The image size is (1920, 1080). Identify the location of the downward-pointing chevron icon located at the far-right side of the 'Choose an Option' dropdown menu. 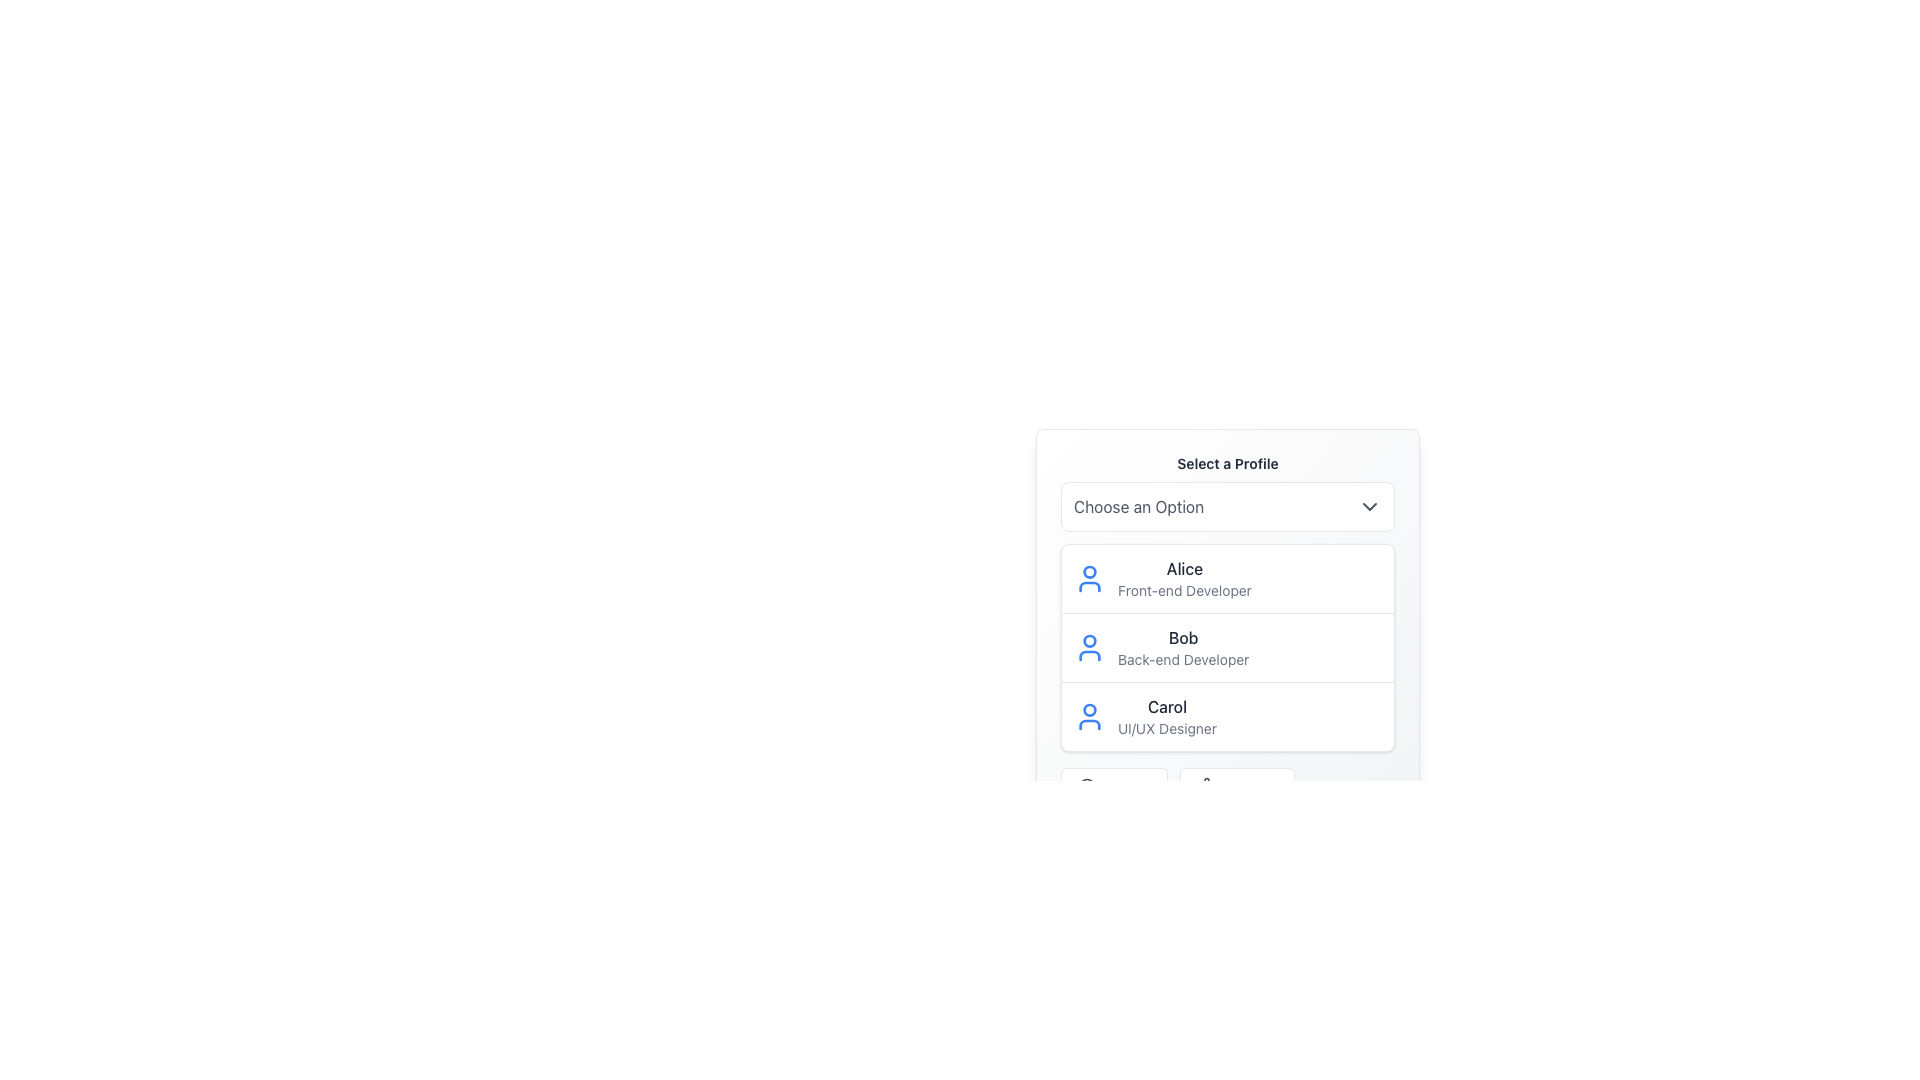
(1368, 505).